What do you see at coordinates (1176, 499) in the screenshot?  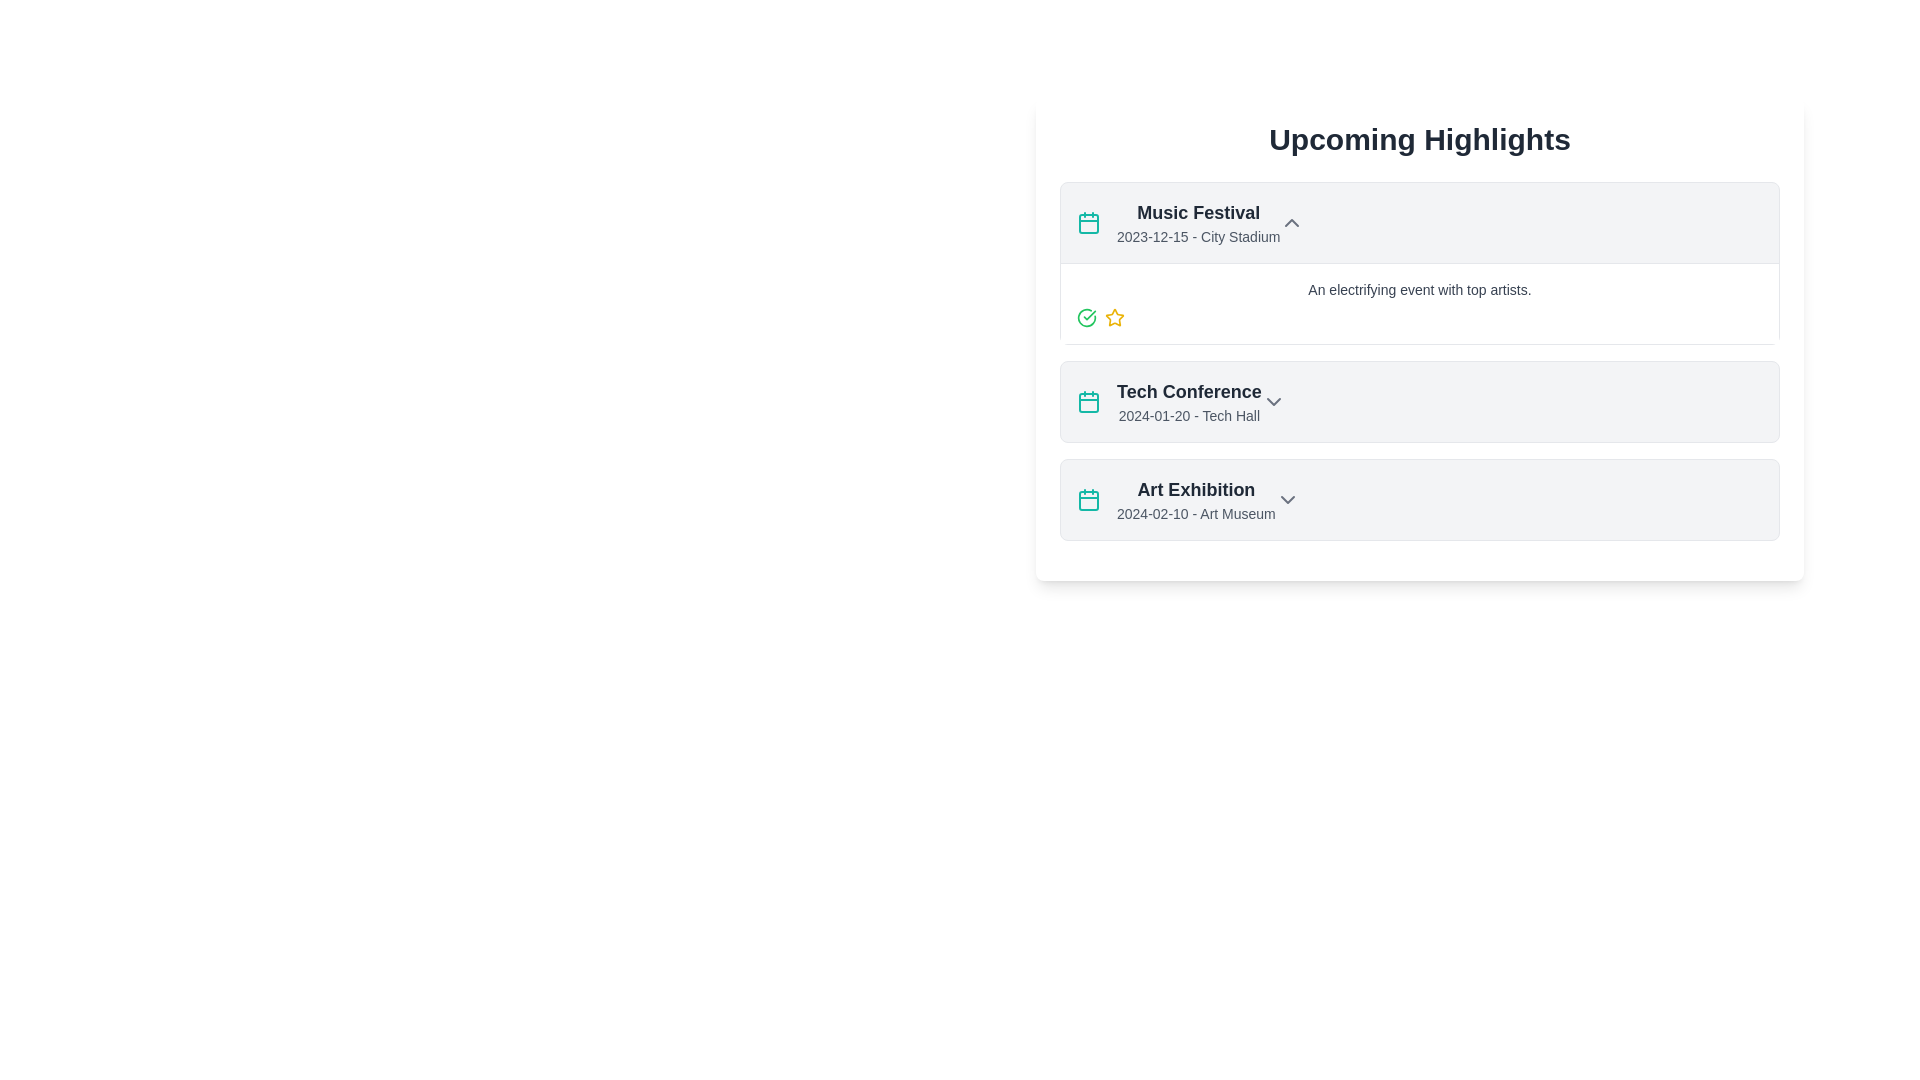 I see `the 'Art Exhibition' list item in the third row of the 'Upcoming Highlights' section to interact further` at bounding box center [1176, 499].